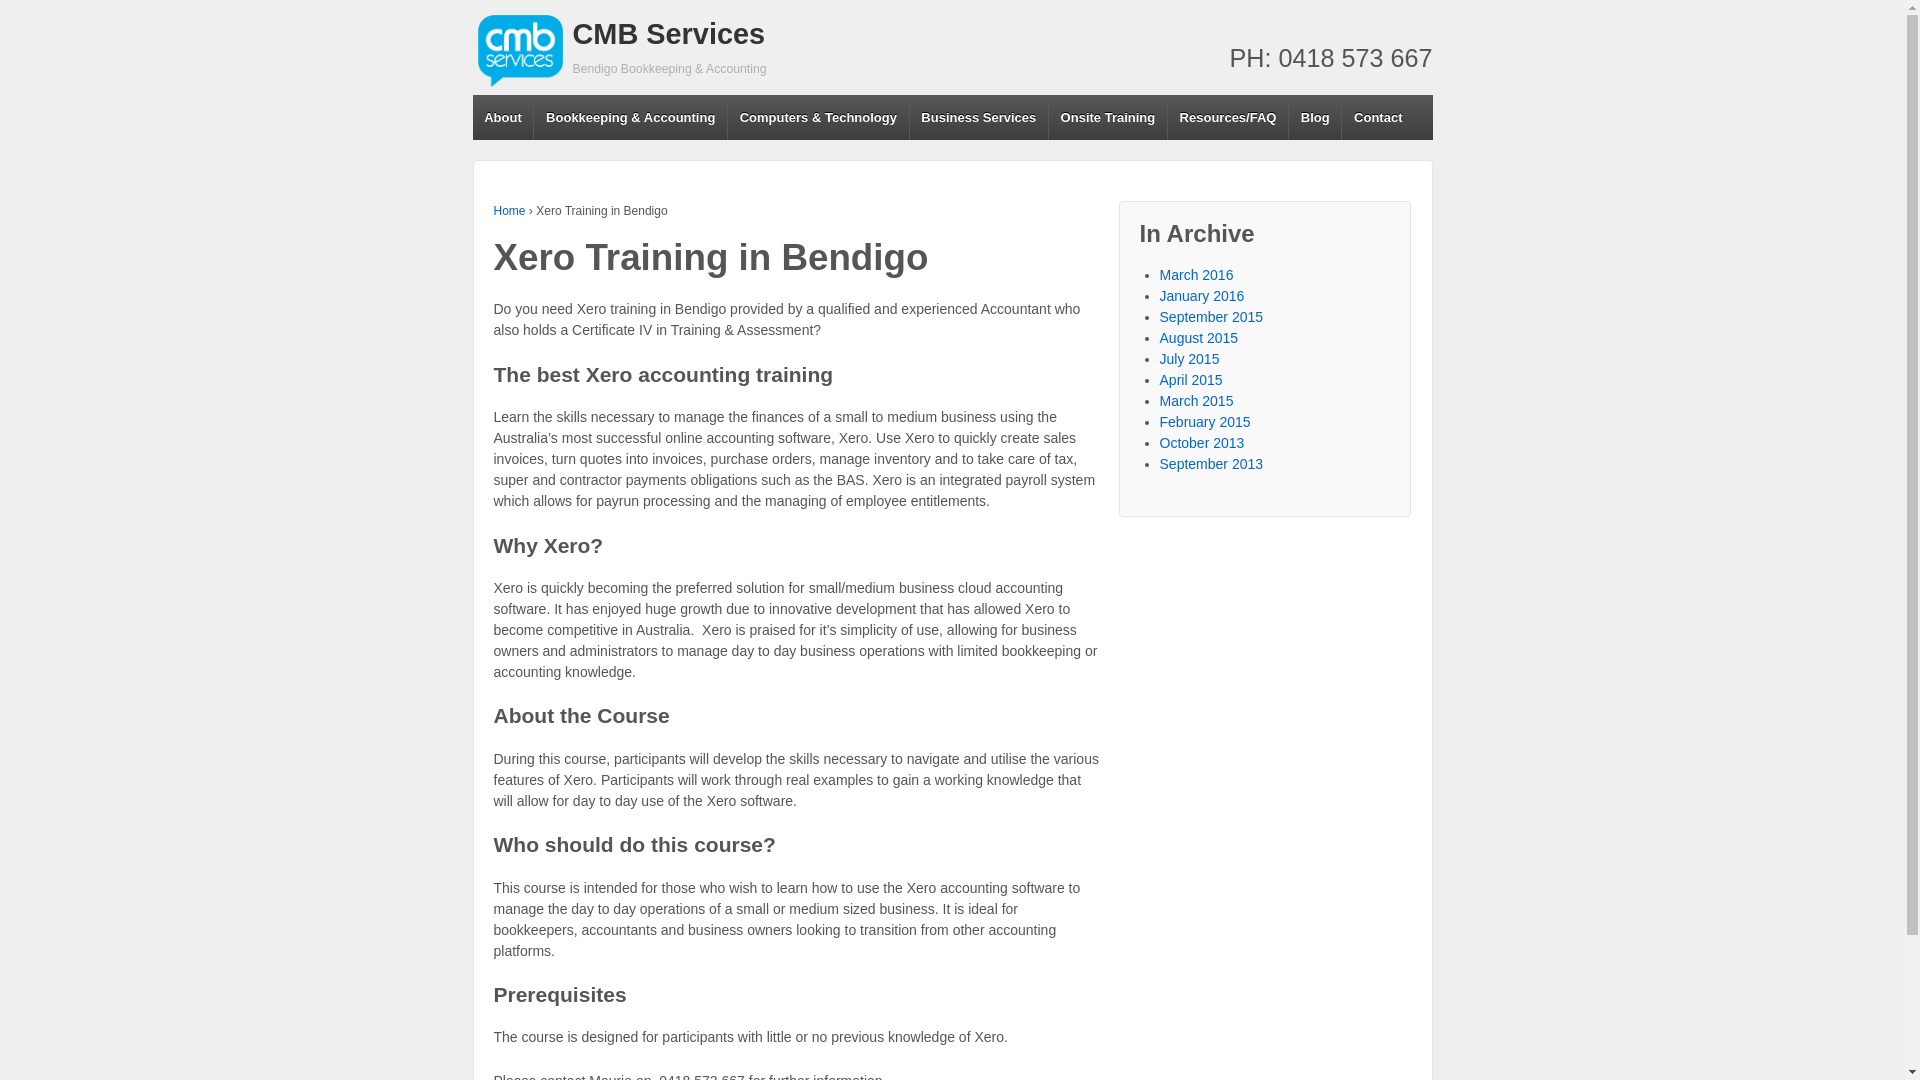  Describe the element at coordinates (1196, 401) in the screenshot. I see `'March 2015'` at that location.